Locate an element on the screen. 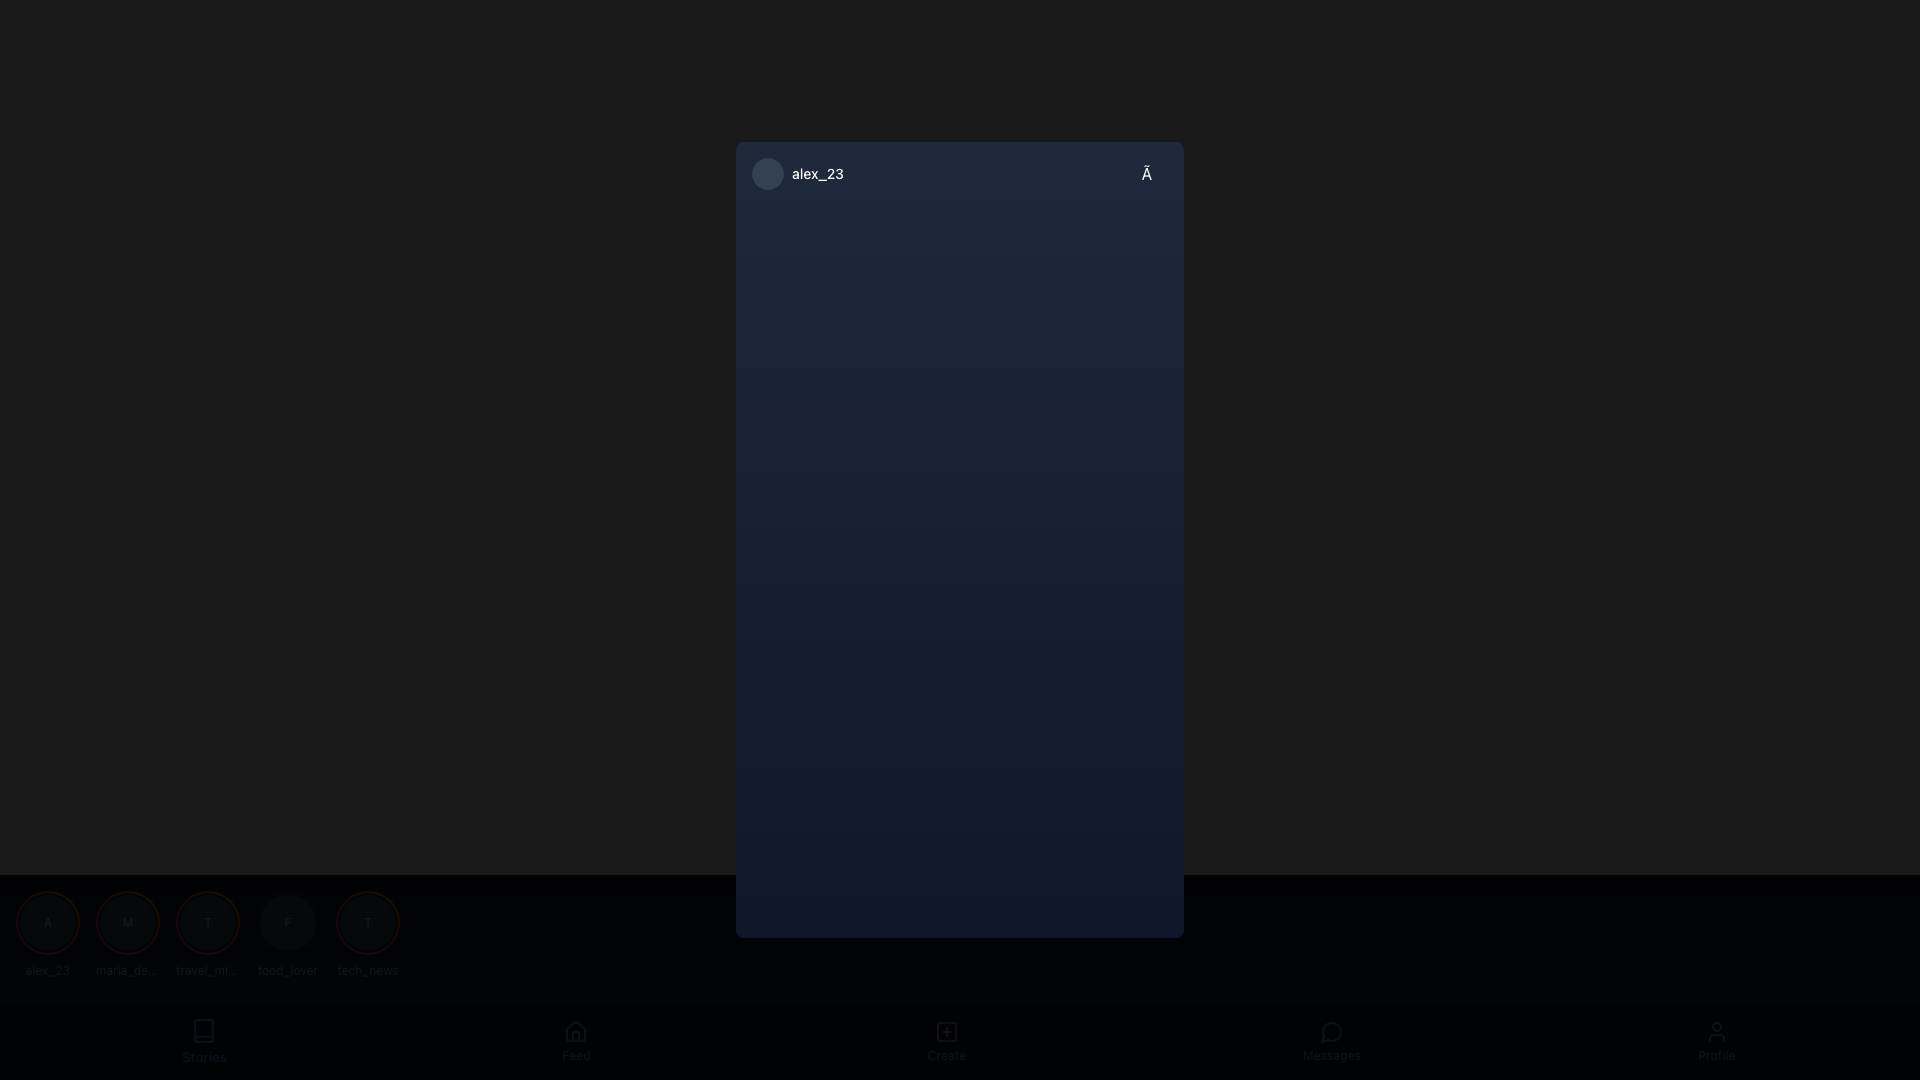  the fifth circular button from the left, which has a gradient outline from pink to yellow and a black background with the letter 'T' in white is located at coordinates (368, 922).